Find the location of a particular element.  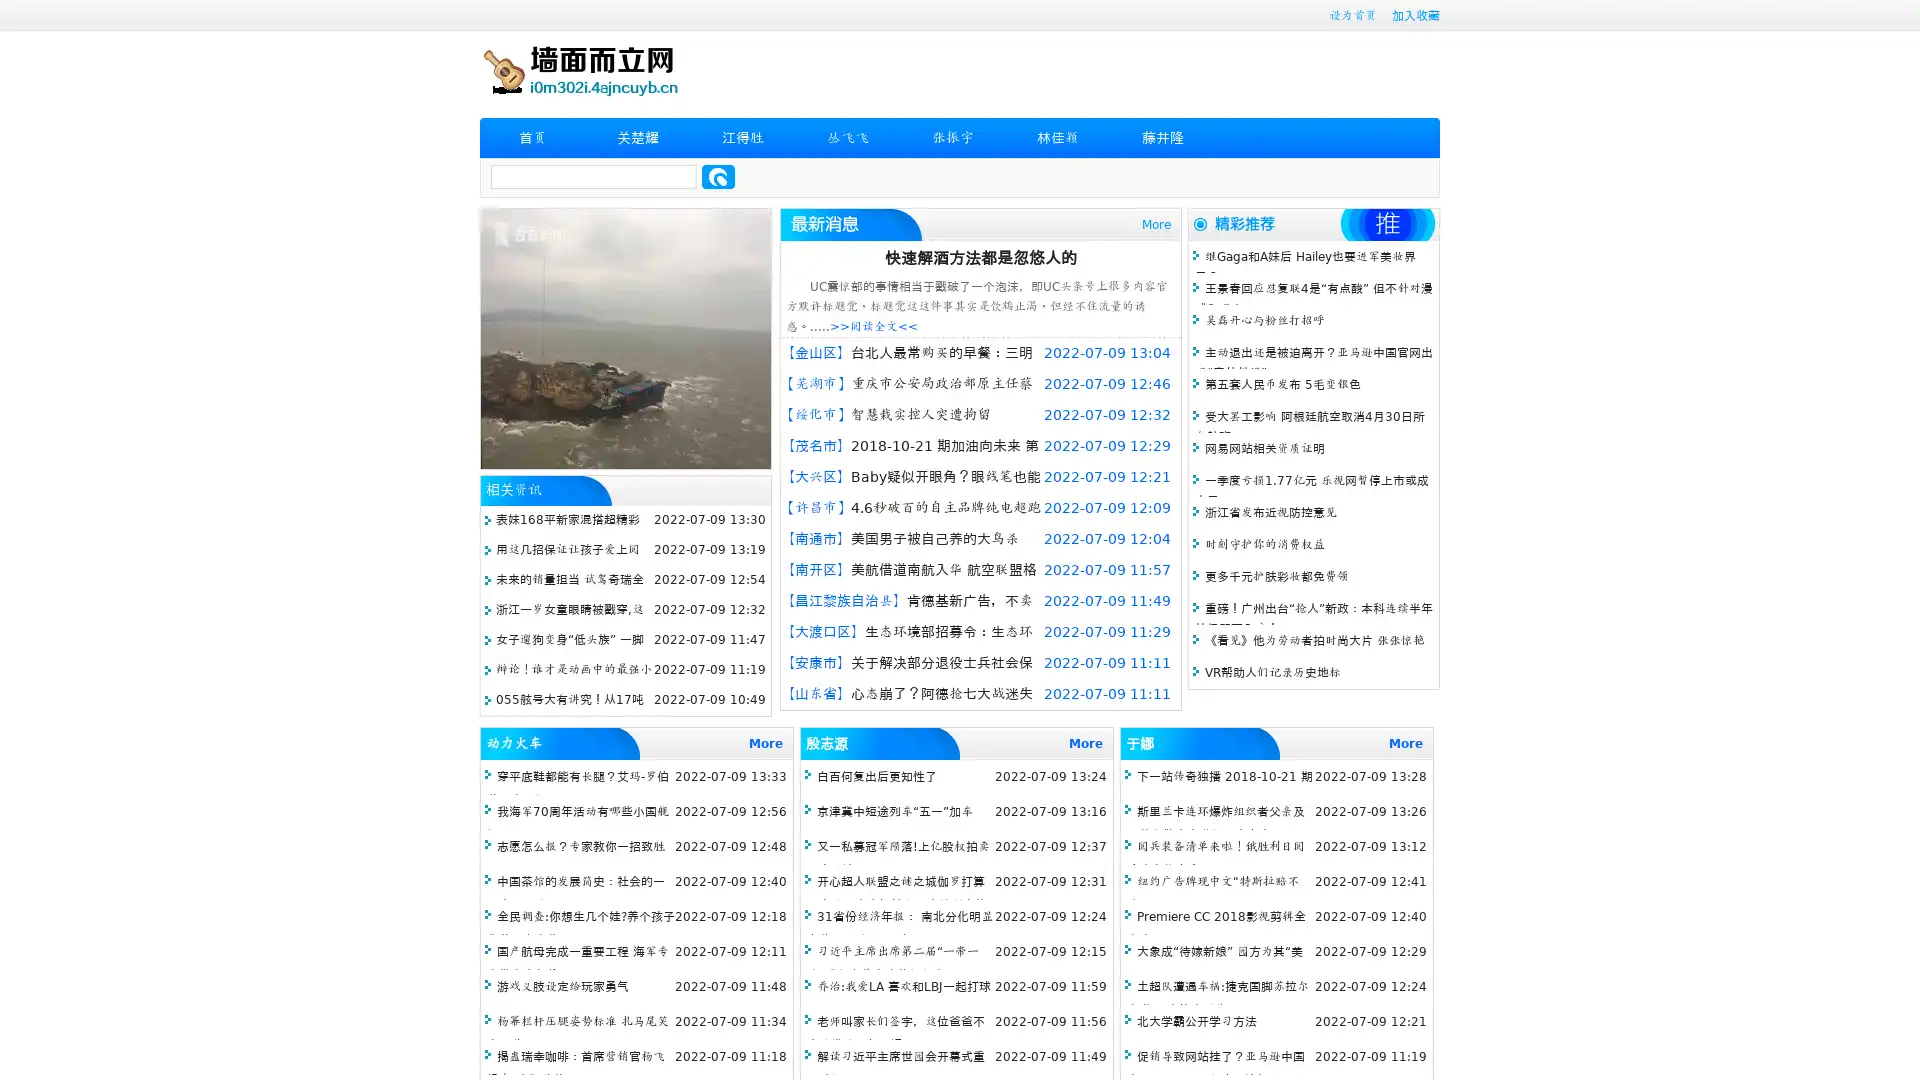

Search is located at coordinates (718, 176).